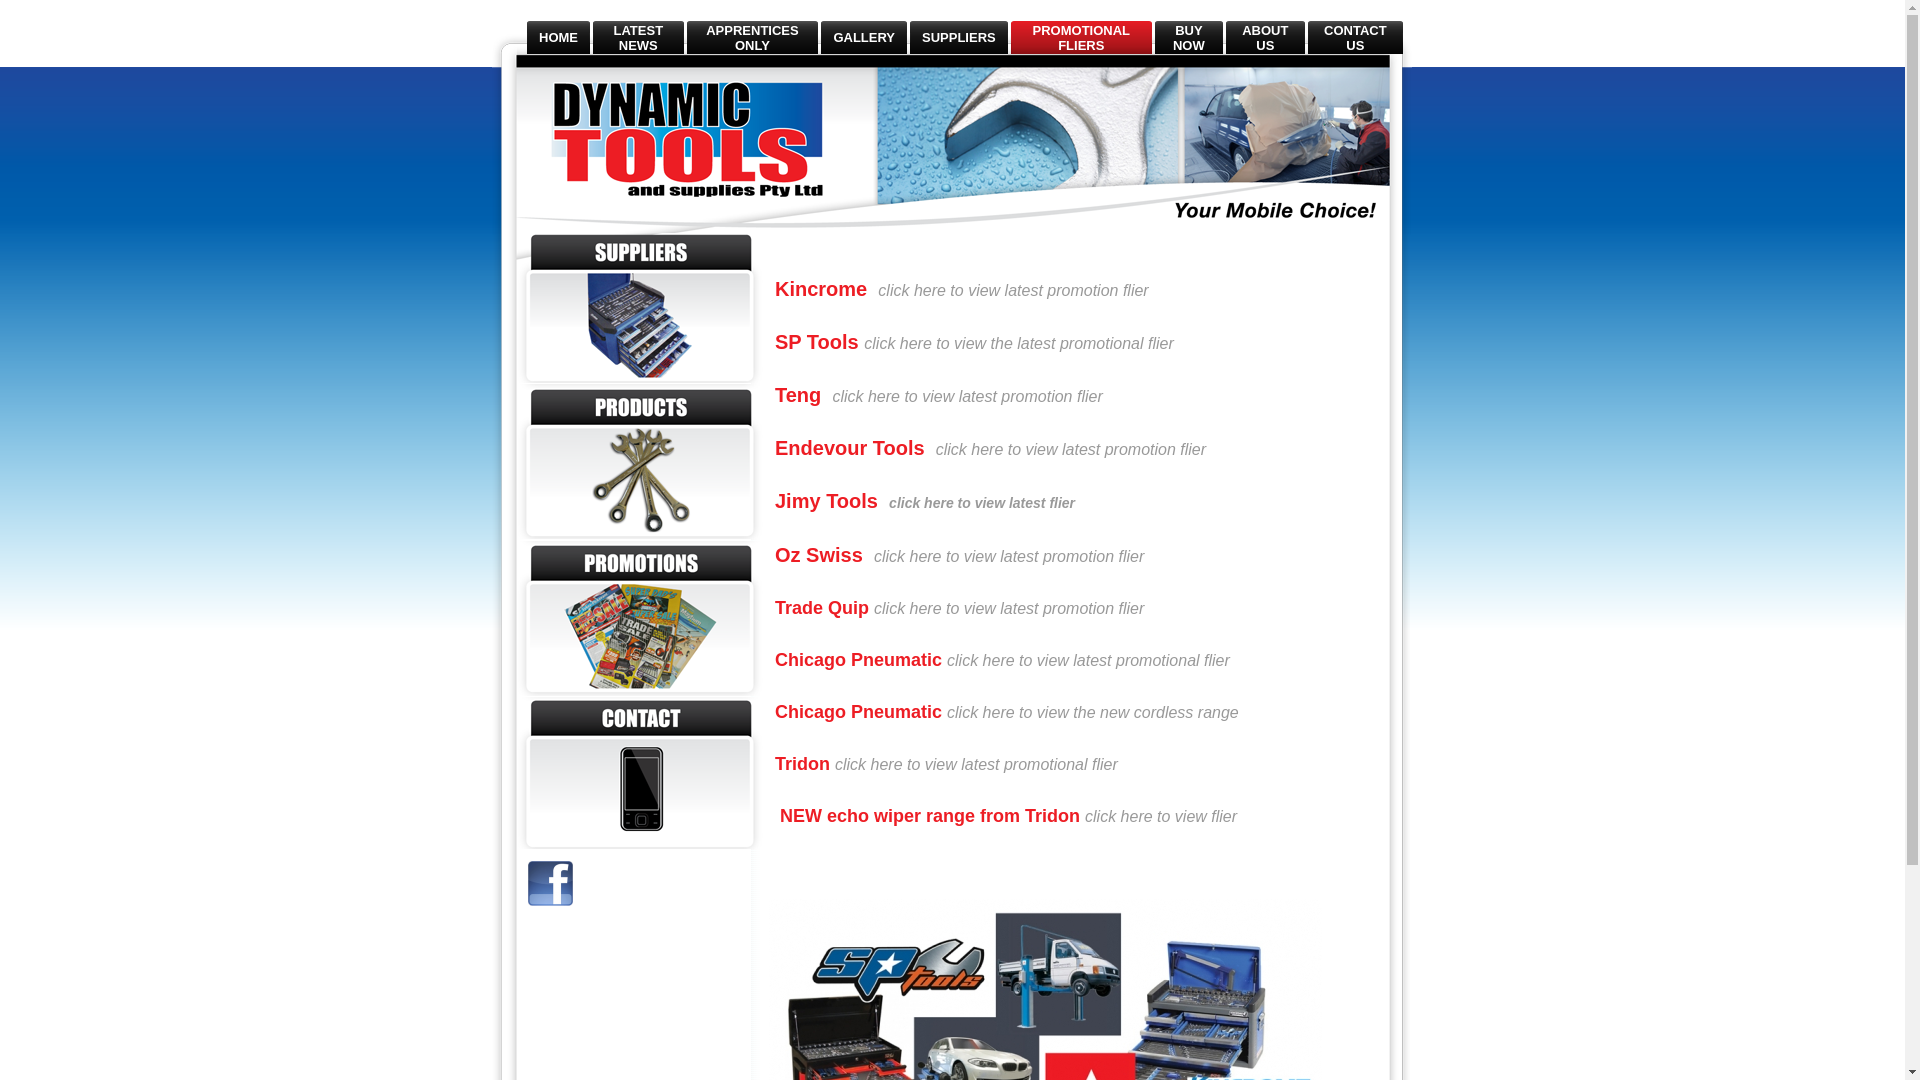 The image size is (1920, 1080). Describe the element at coordinates (558, 37) in the screenshot. I see `'HOME'` at that location.